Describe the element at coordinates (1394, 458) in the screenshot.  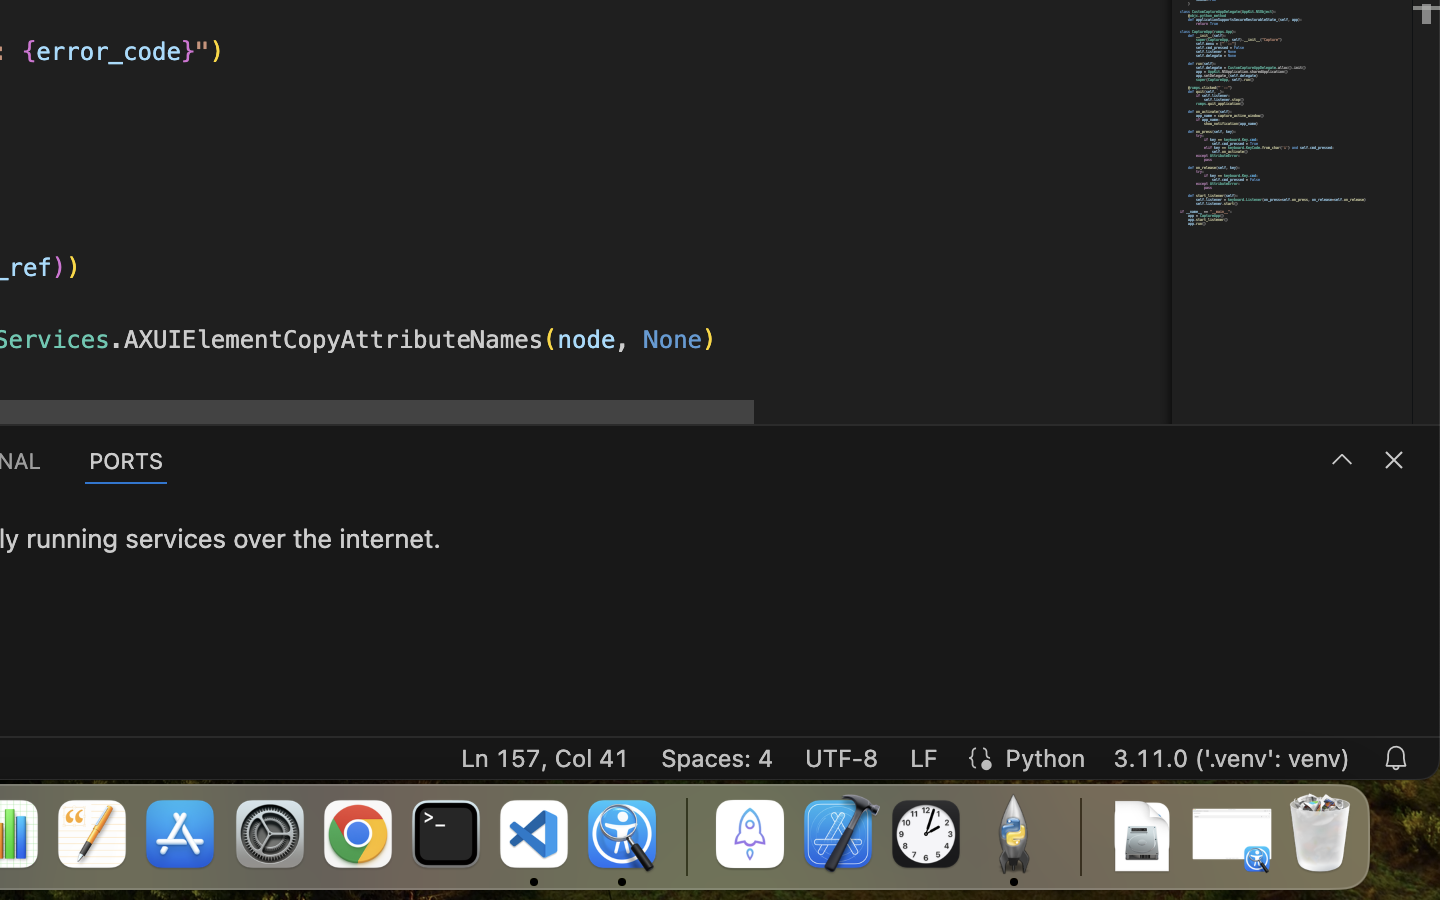
I see `''` at that location.